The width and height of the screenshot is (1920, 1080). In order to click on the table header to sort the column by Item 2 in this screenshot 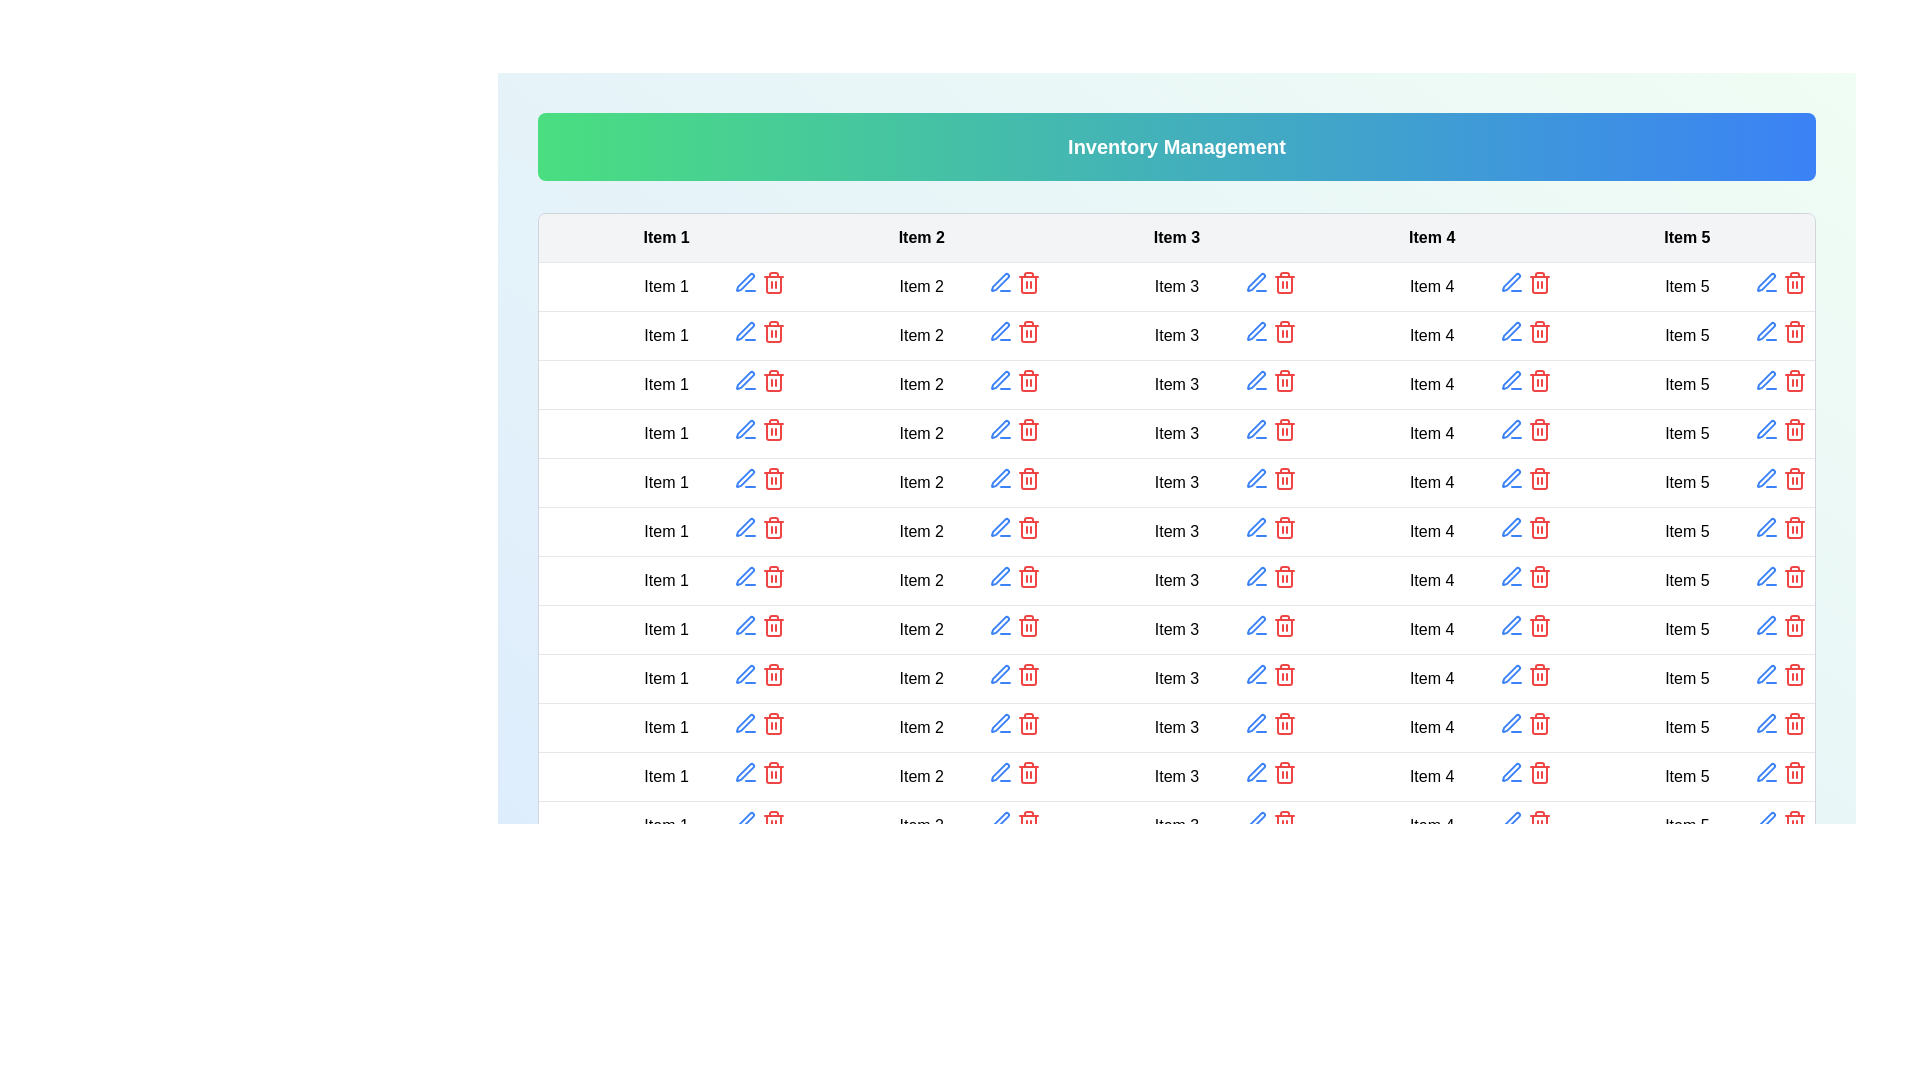, I will do `click(920, 237)`.